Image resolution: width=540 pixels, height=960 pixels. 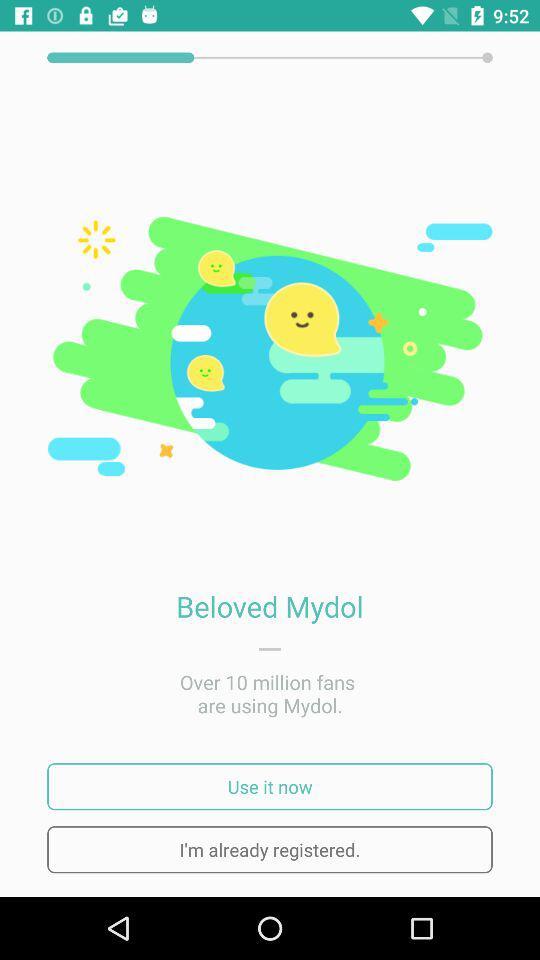 What do you see at coordinates (270, 848) in the screenshot?
I see `i m already item` at bounding box center [270, 848].